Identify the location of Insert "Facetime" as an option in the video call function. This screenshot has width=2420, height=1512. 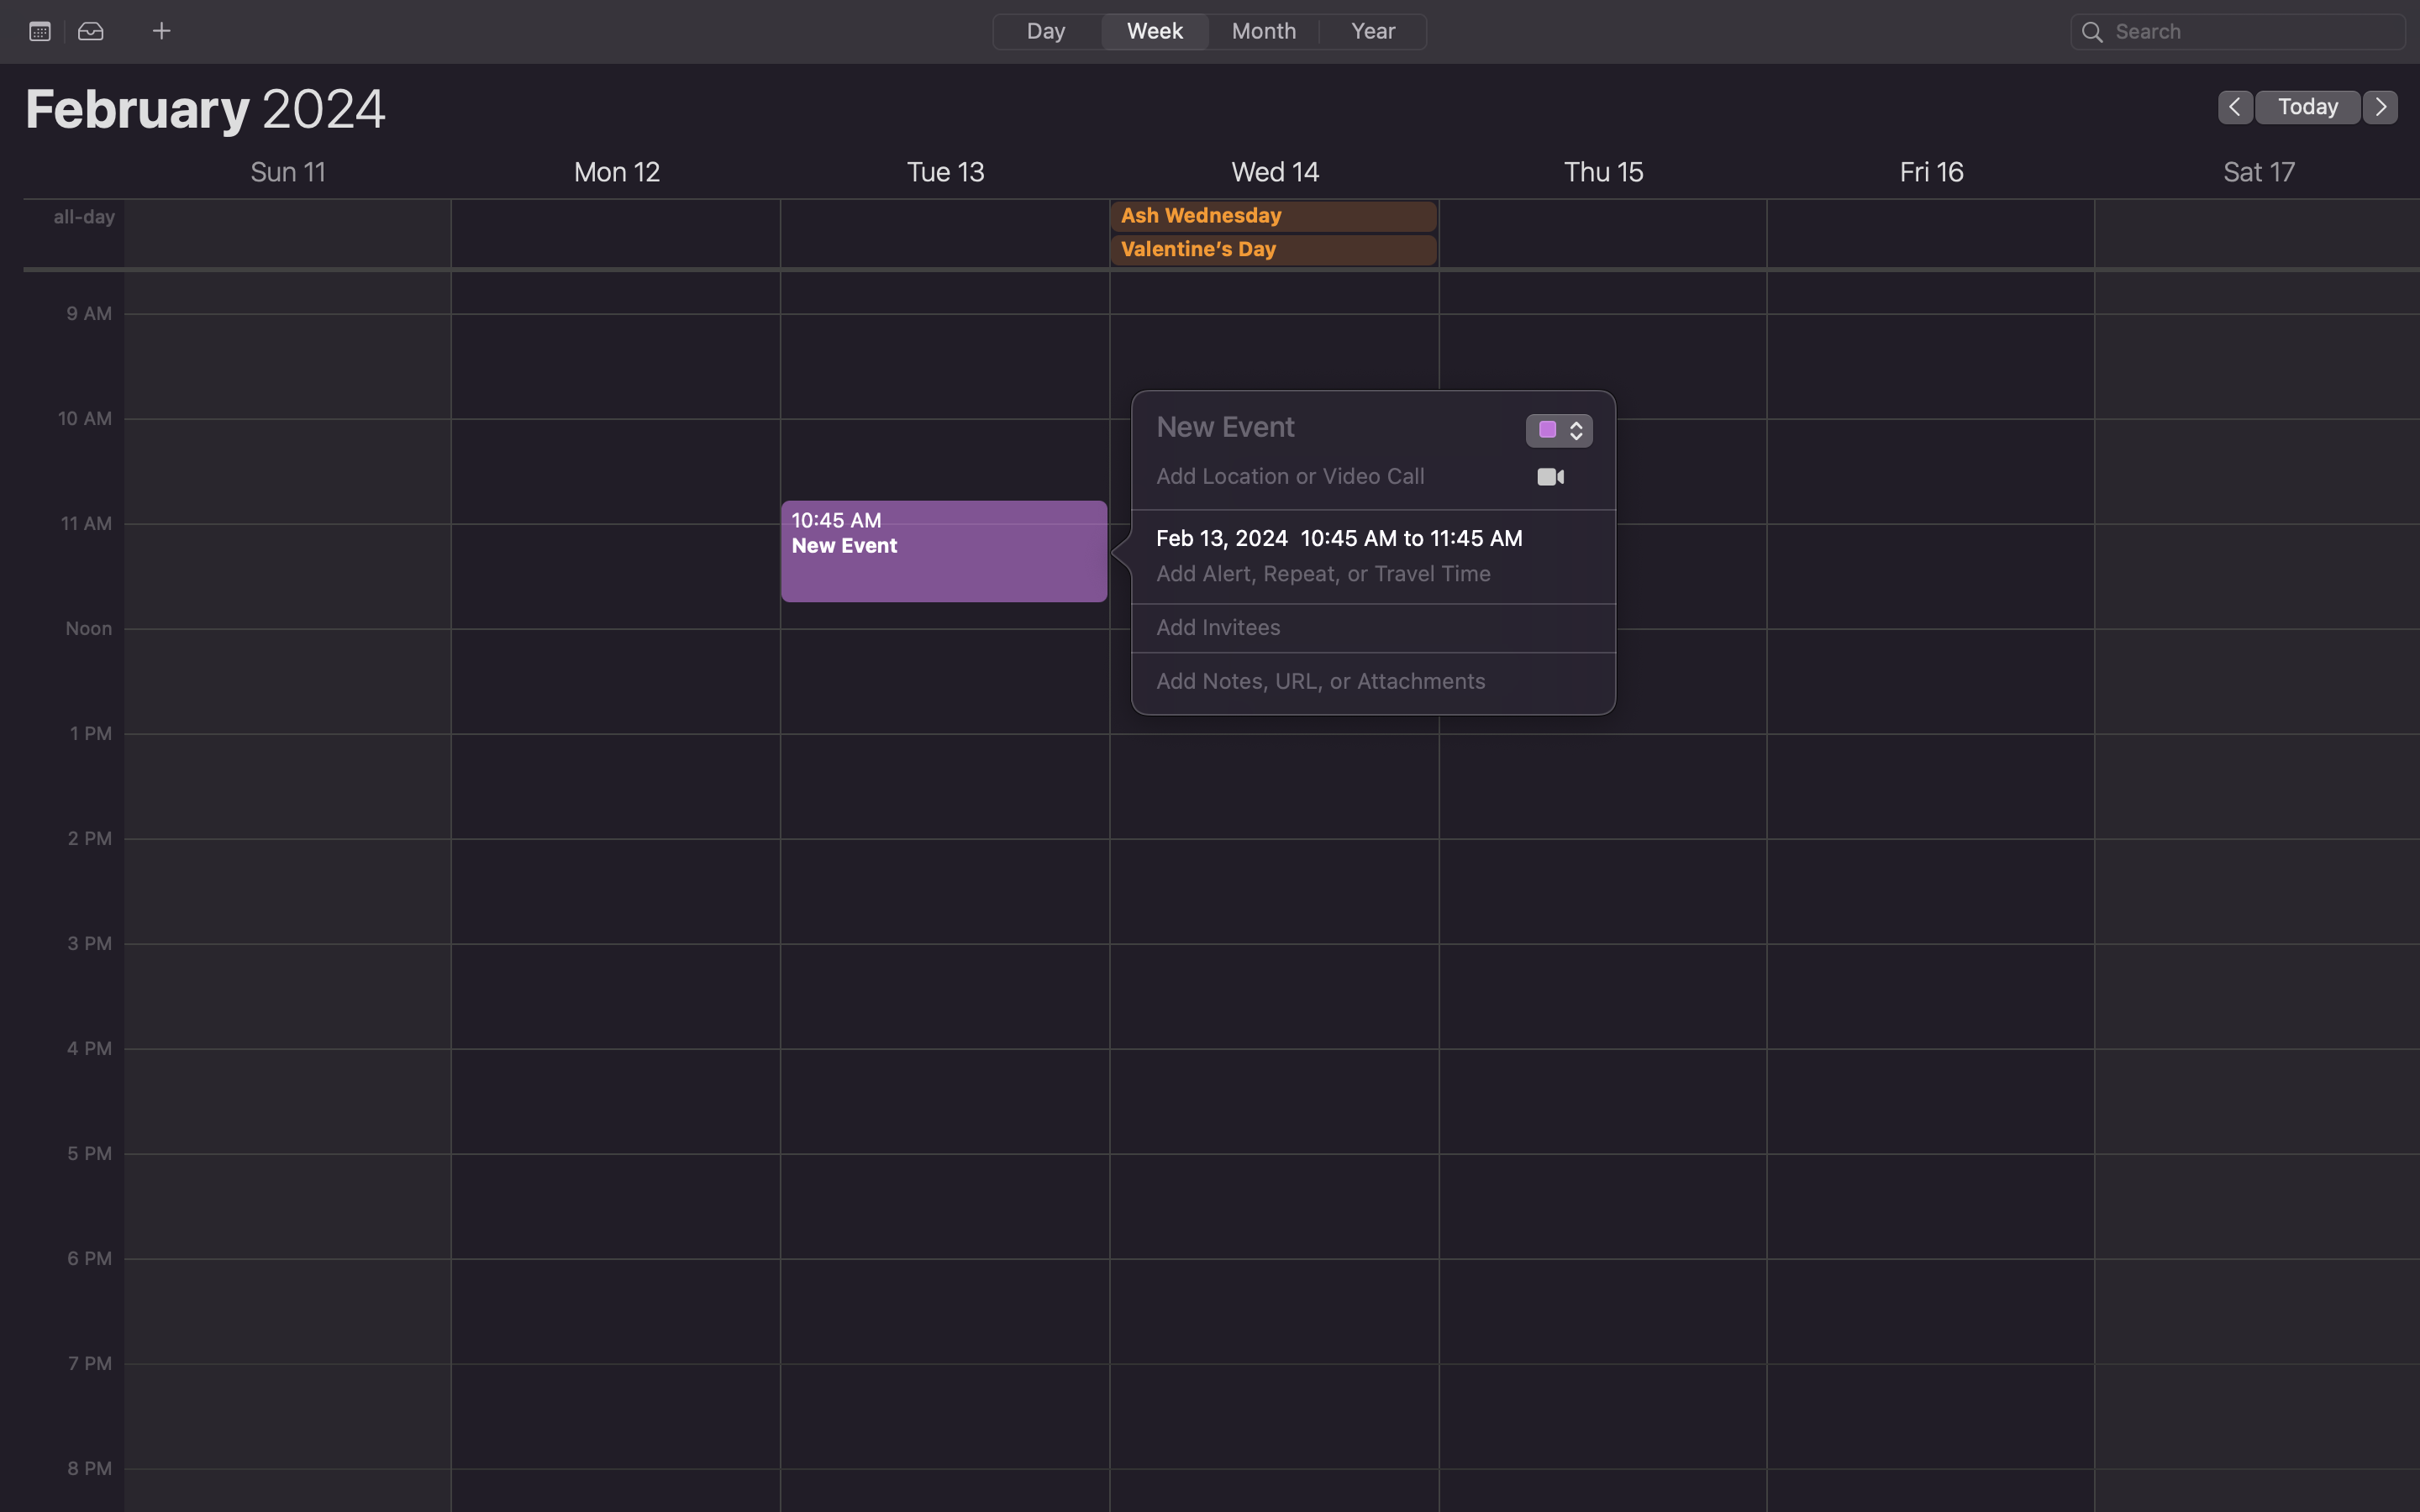
(1550, 477).